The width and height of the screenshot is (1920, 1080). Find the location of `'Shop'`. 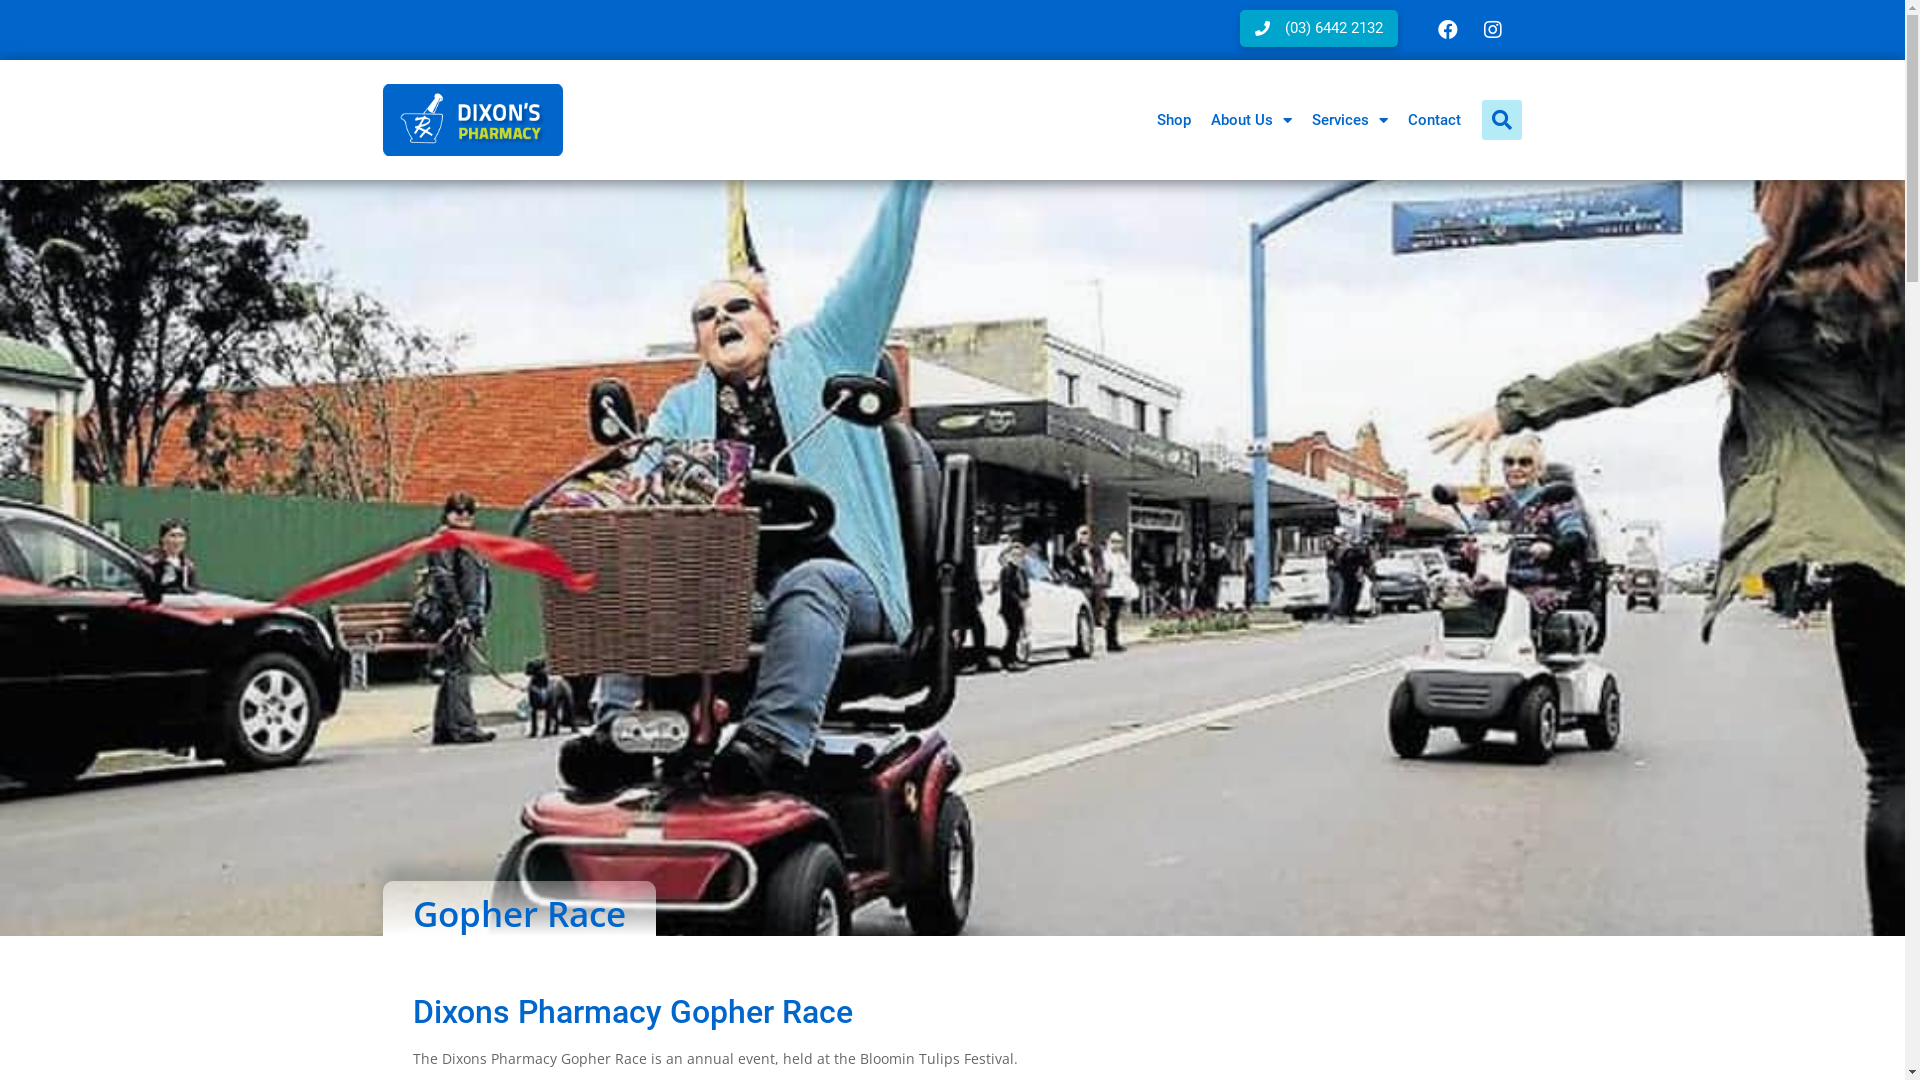

'Shop' is located at coordinates (1172, 119).